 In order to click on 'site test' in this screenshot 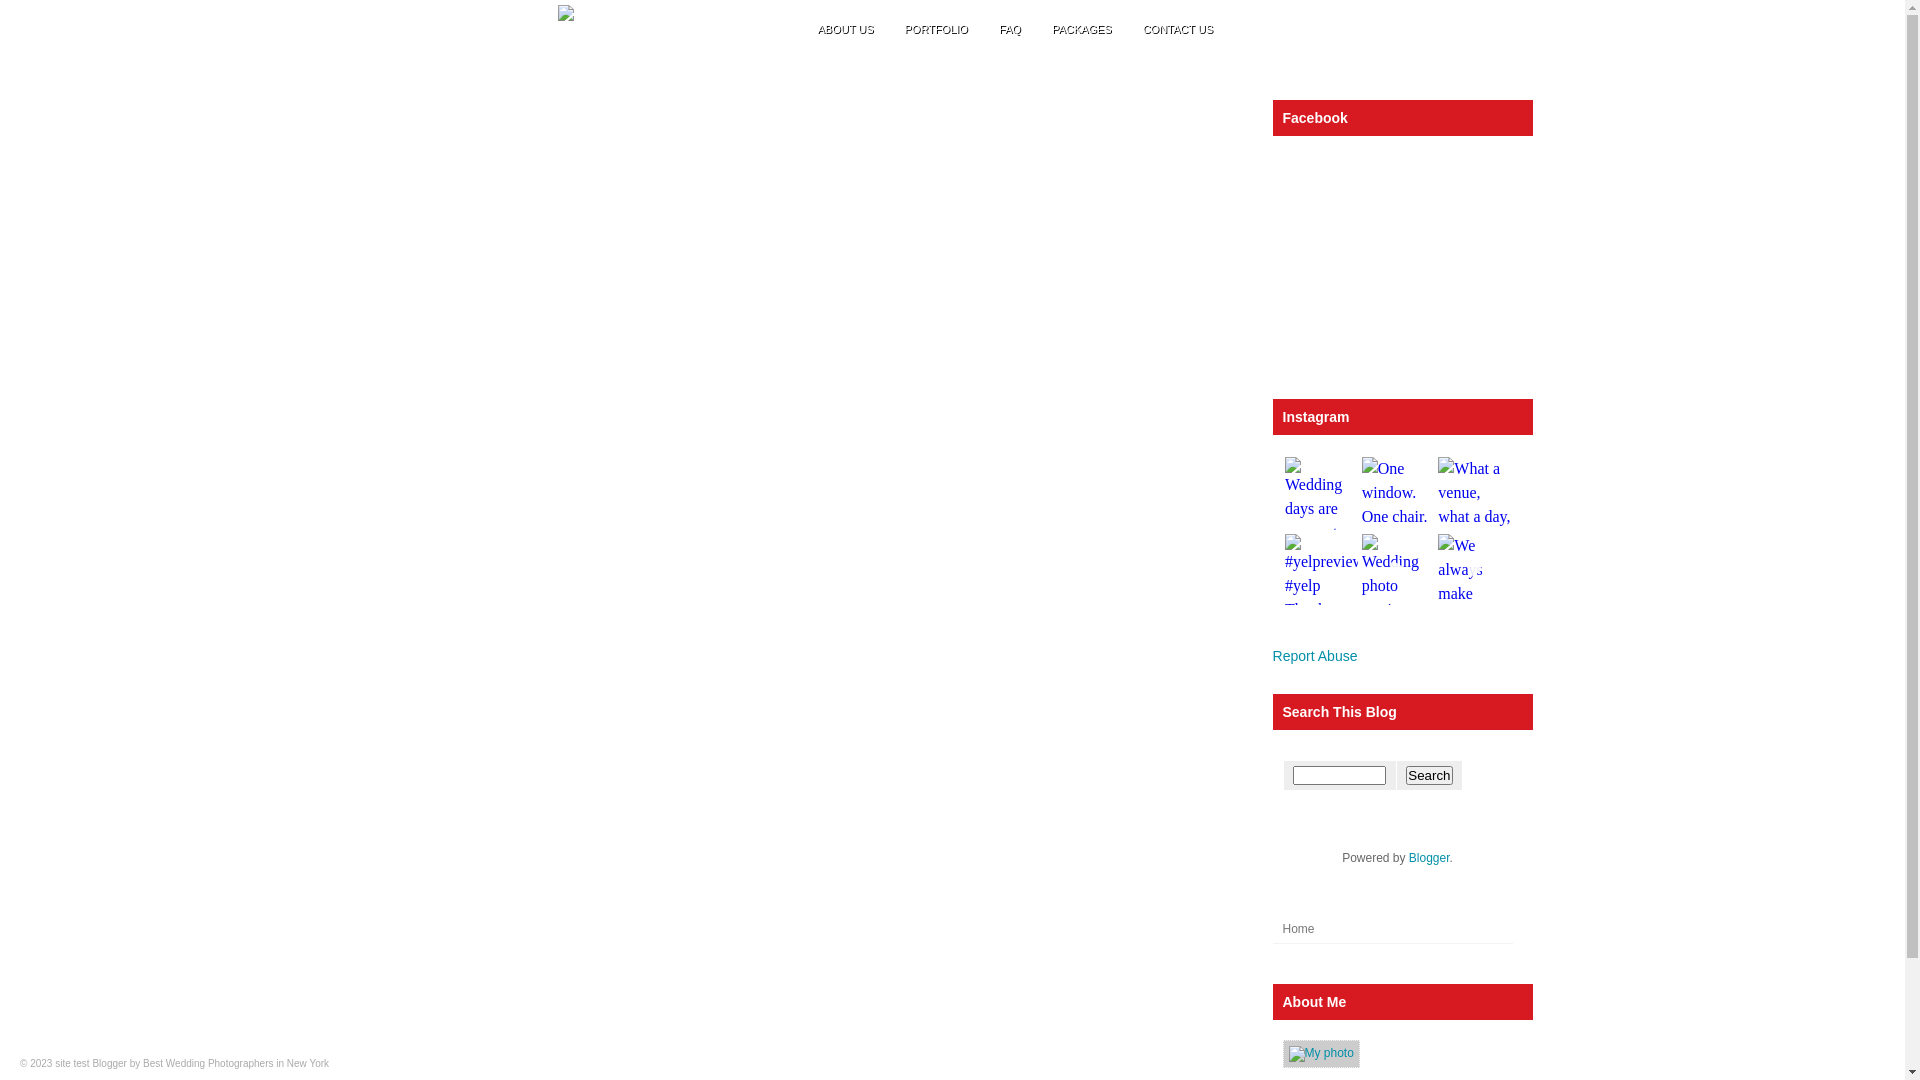, I will do `click(72, 1062)`.